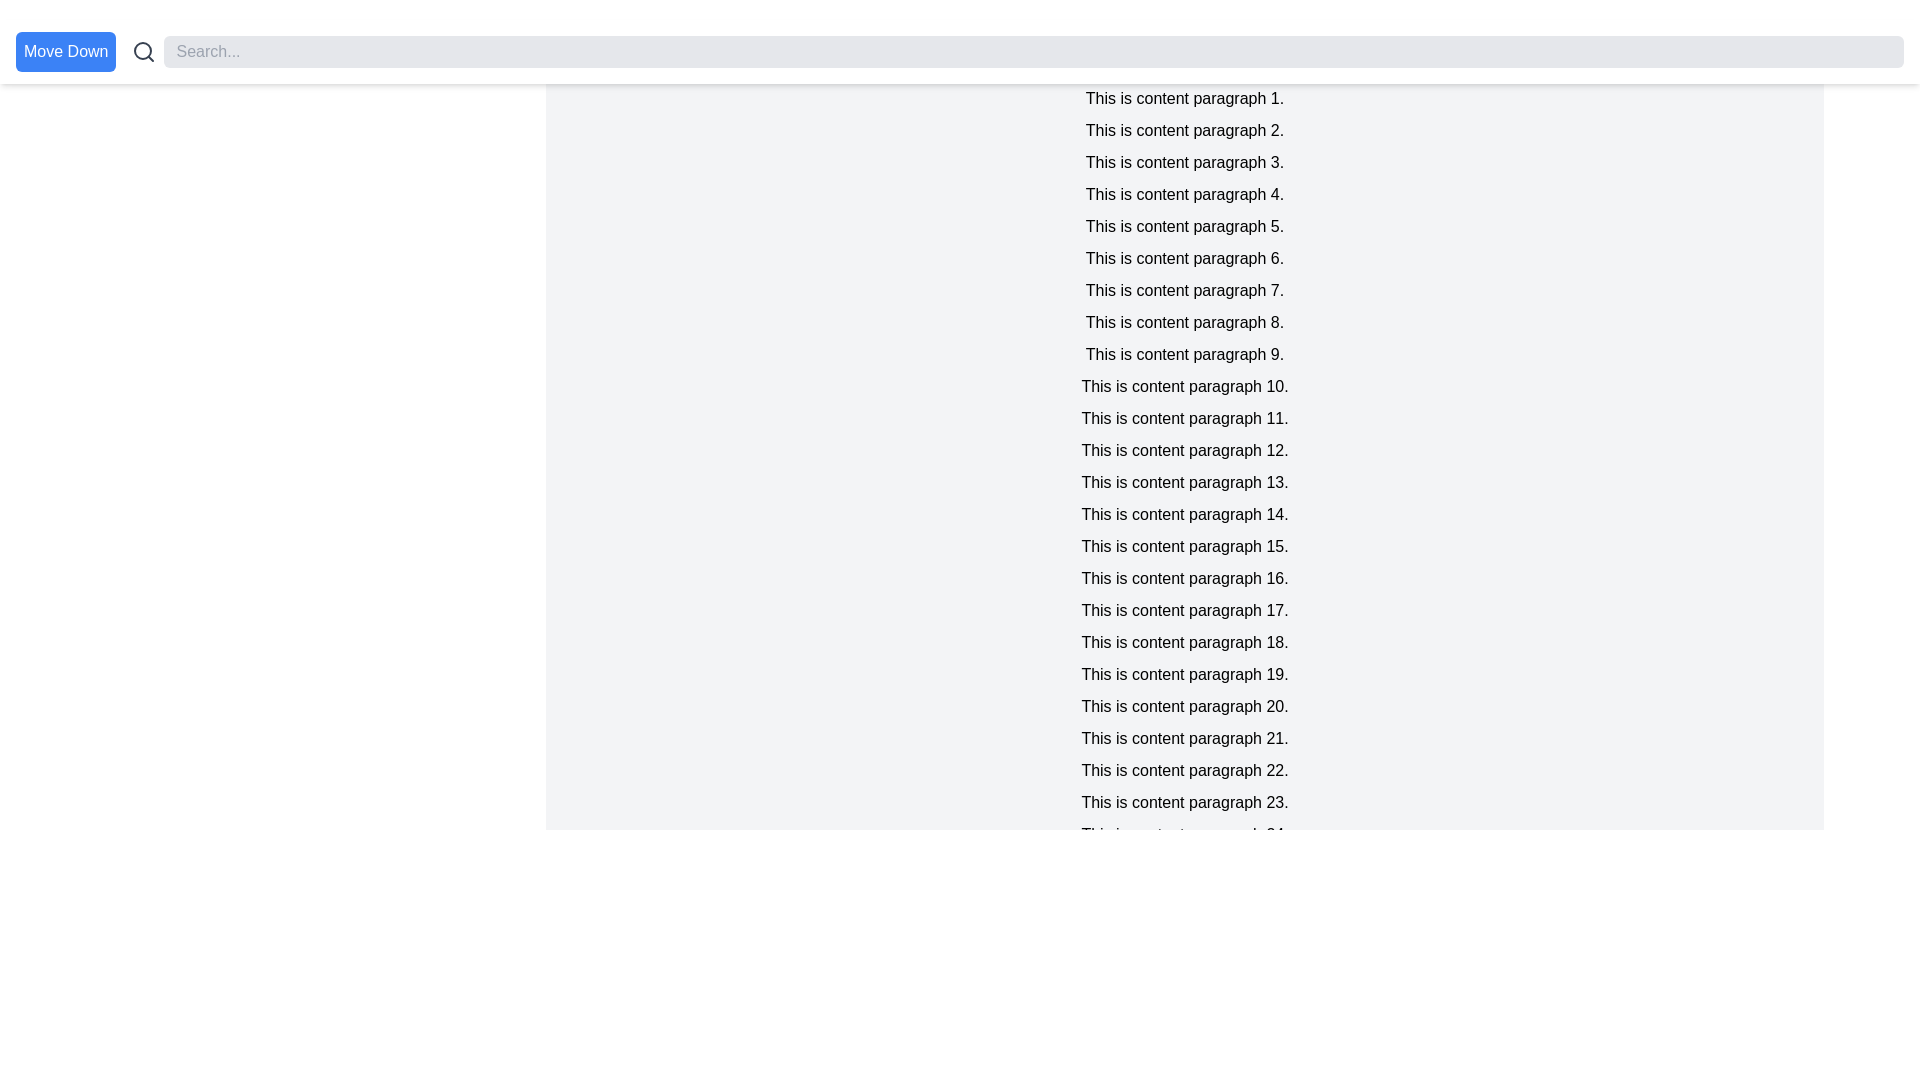 The height and width of the screenshot is (1080, 1920). Describe the element at coordinates (1185, 131) in the screenshot. I see `the second paragraph located beneath 'This is content paragraph 1.' in the content section` at that location.